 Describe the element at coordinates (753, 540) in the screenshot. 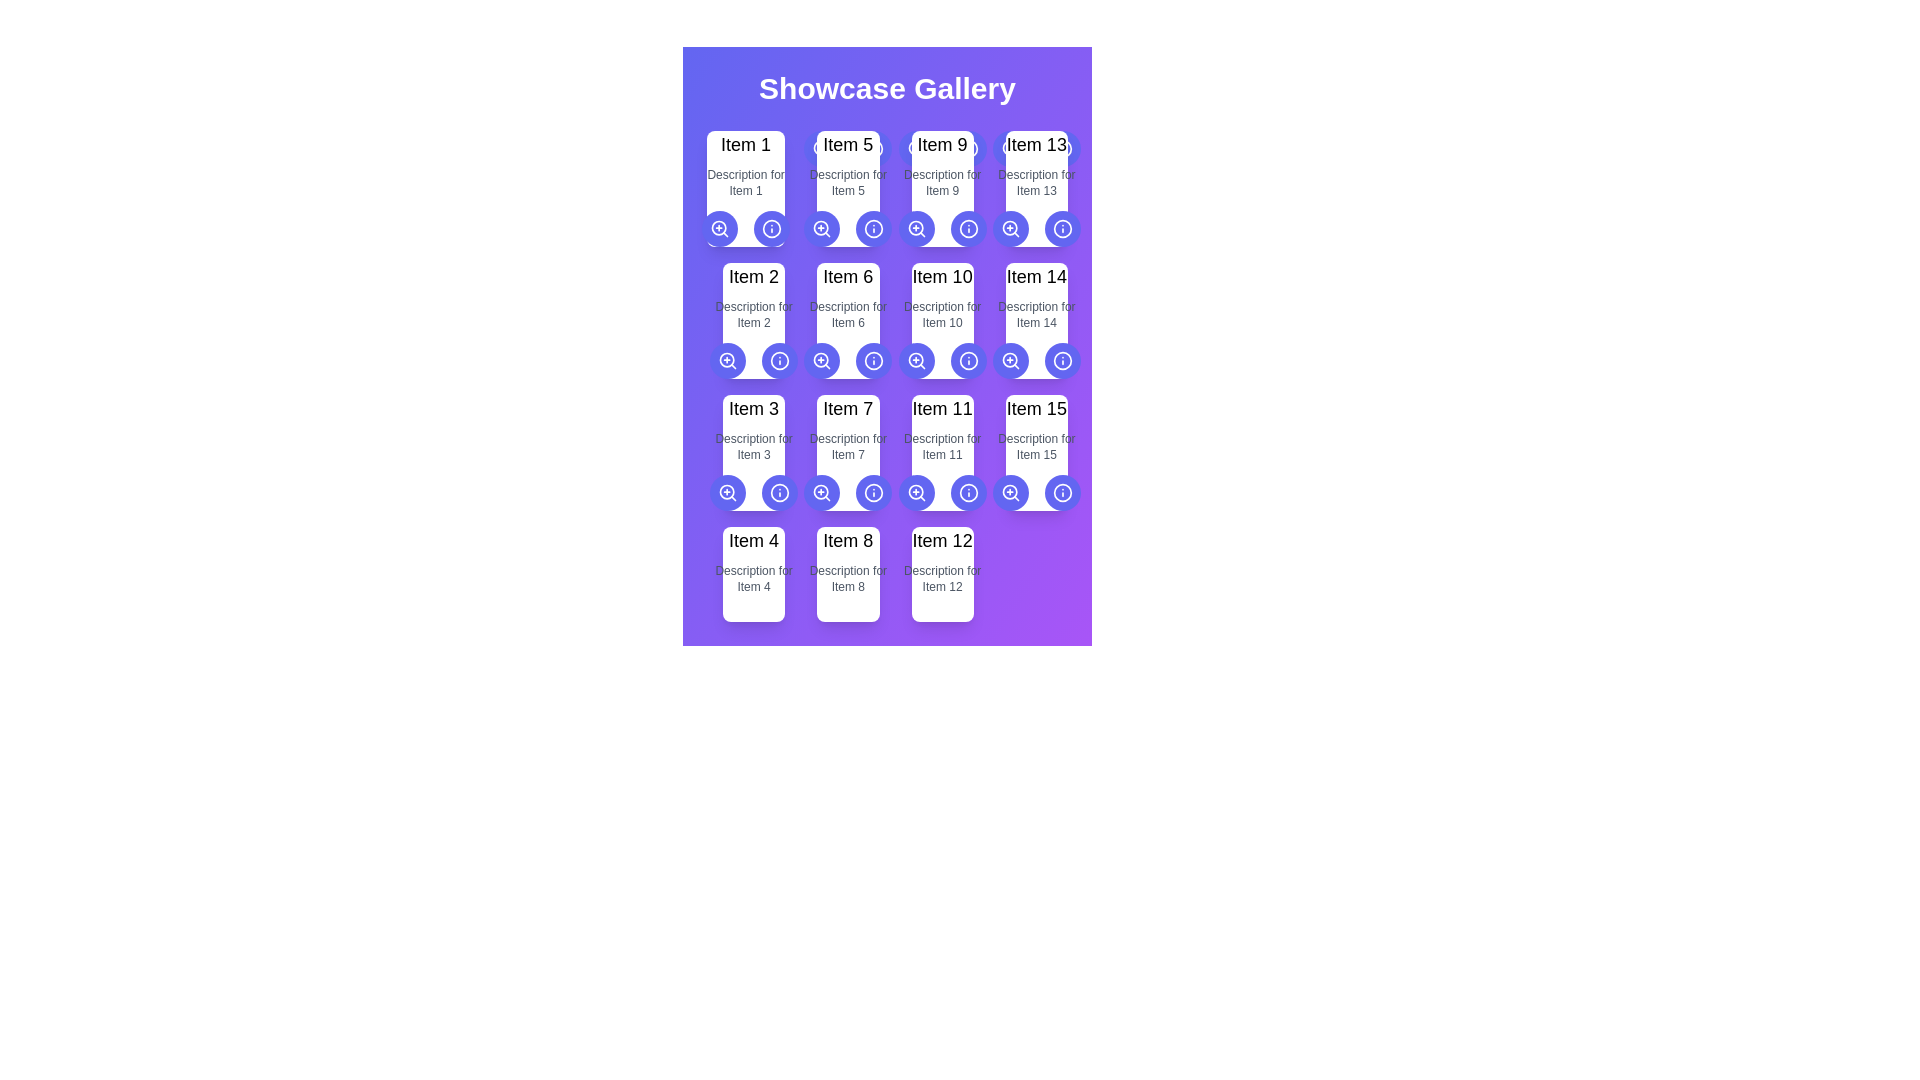

I see `the text display that shows 'Item 4' in a large and bold font style, located centrally within the fourth card in the bottom row of the grid layout` at that location.